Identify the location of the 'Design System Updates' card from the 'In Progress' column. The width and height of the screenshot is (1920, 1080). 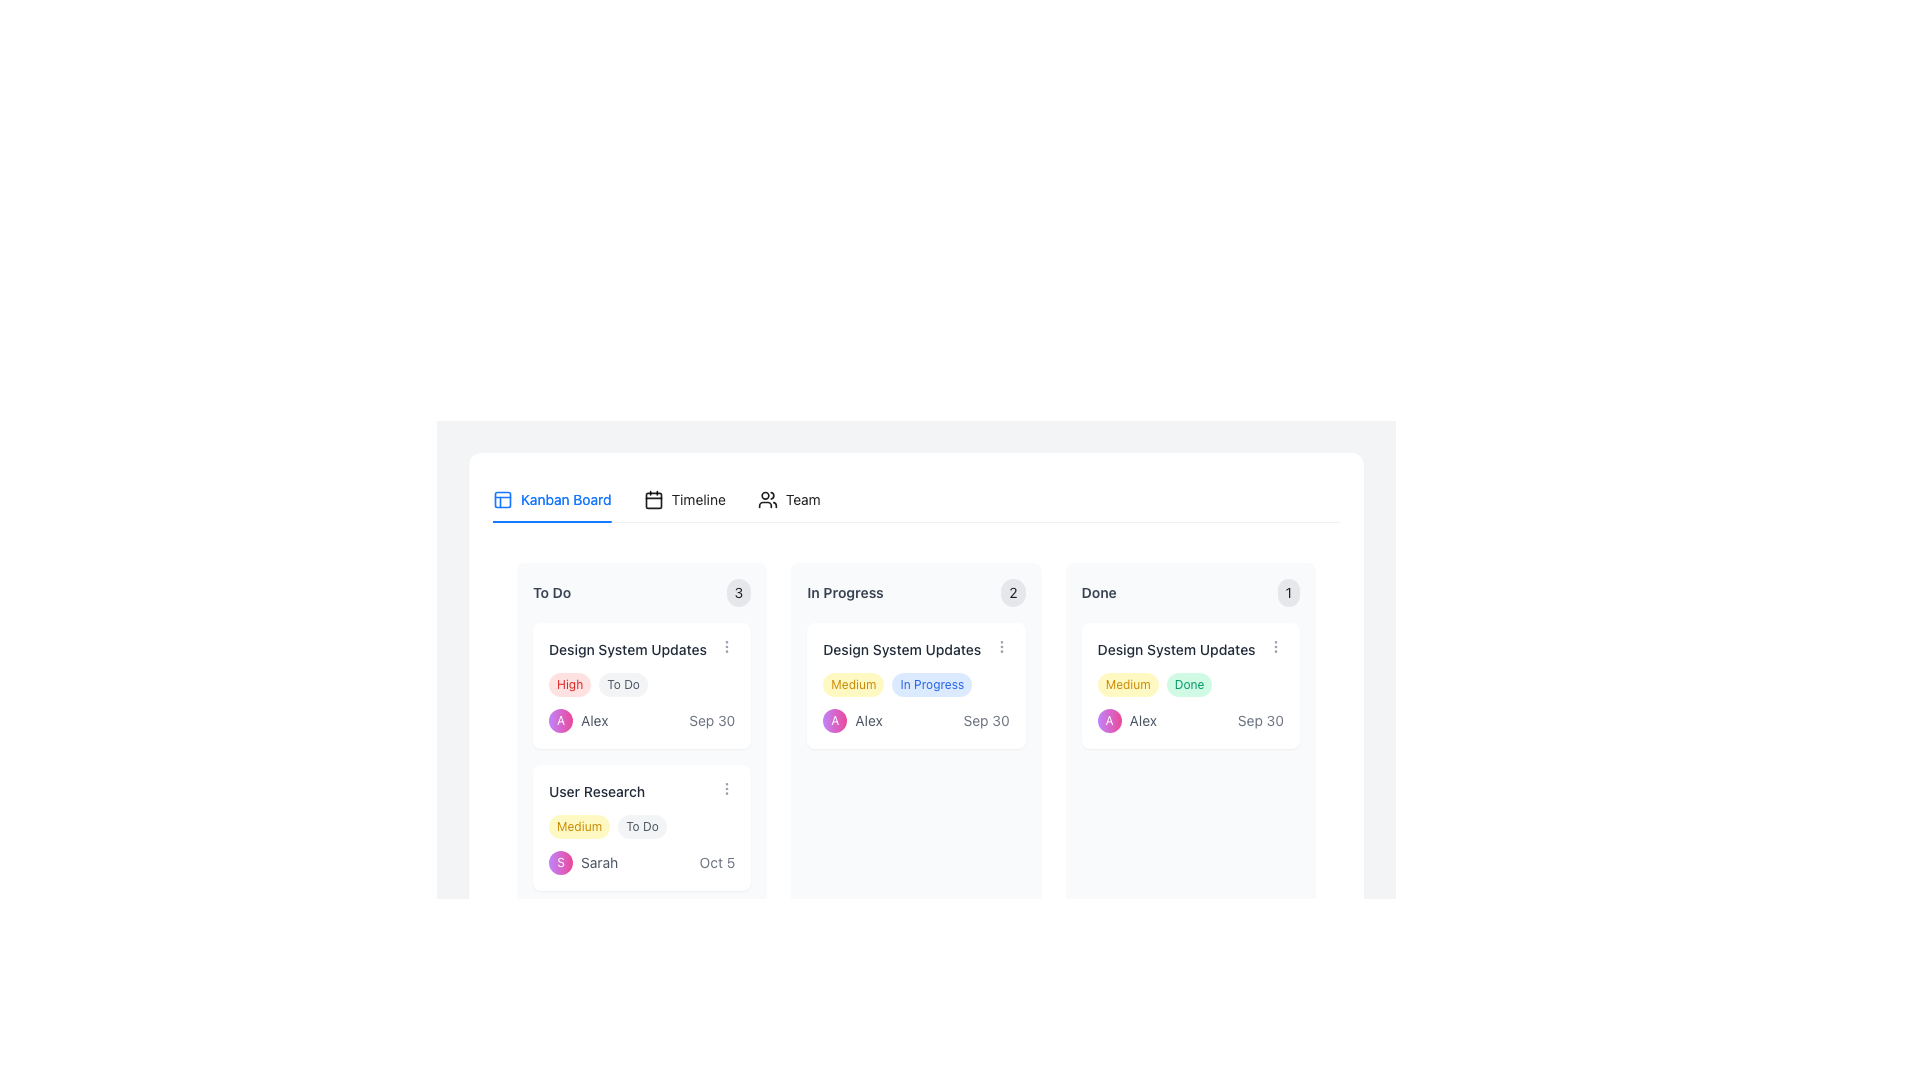
(915, 743).